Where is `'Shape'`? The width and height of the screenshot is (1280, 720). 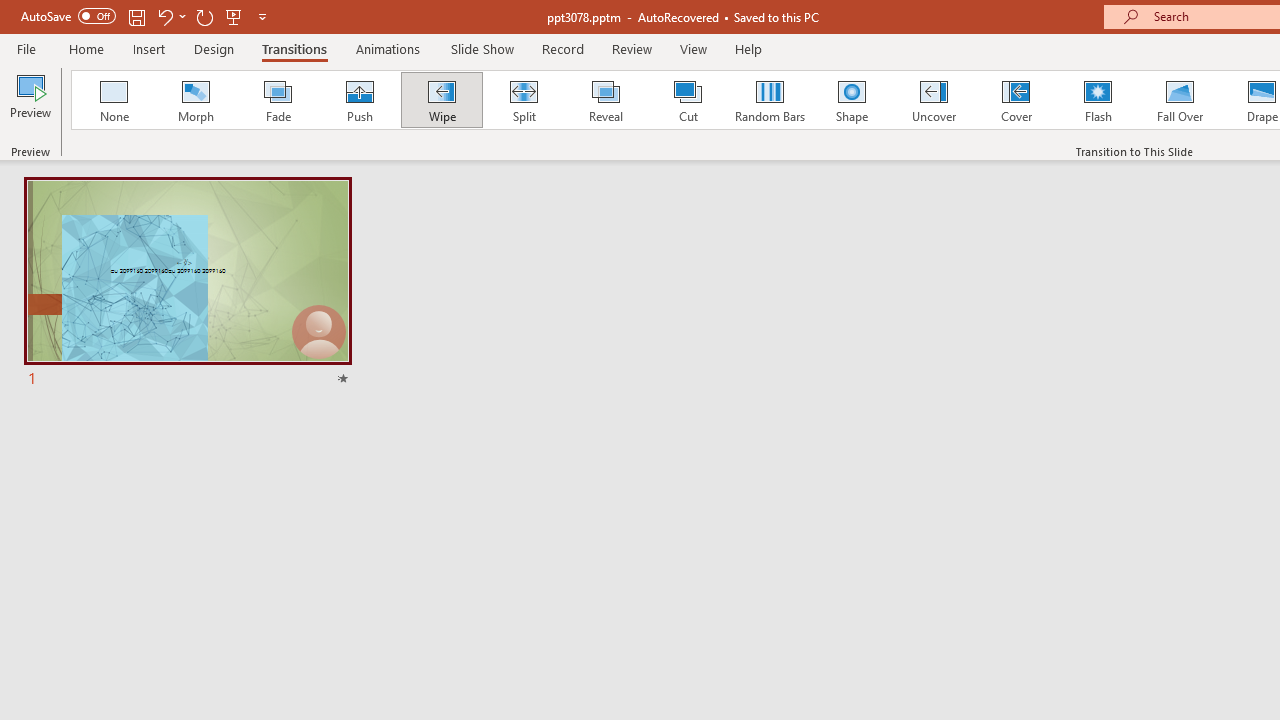
'Shape' is located at coordinates (852, 100).